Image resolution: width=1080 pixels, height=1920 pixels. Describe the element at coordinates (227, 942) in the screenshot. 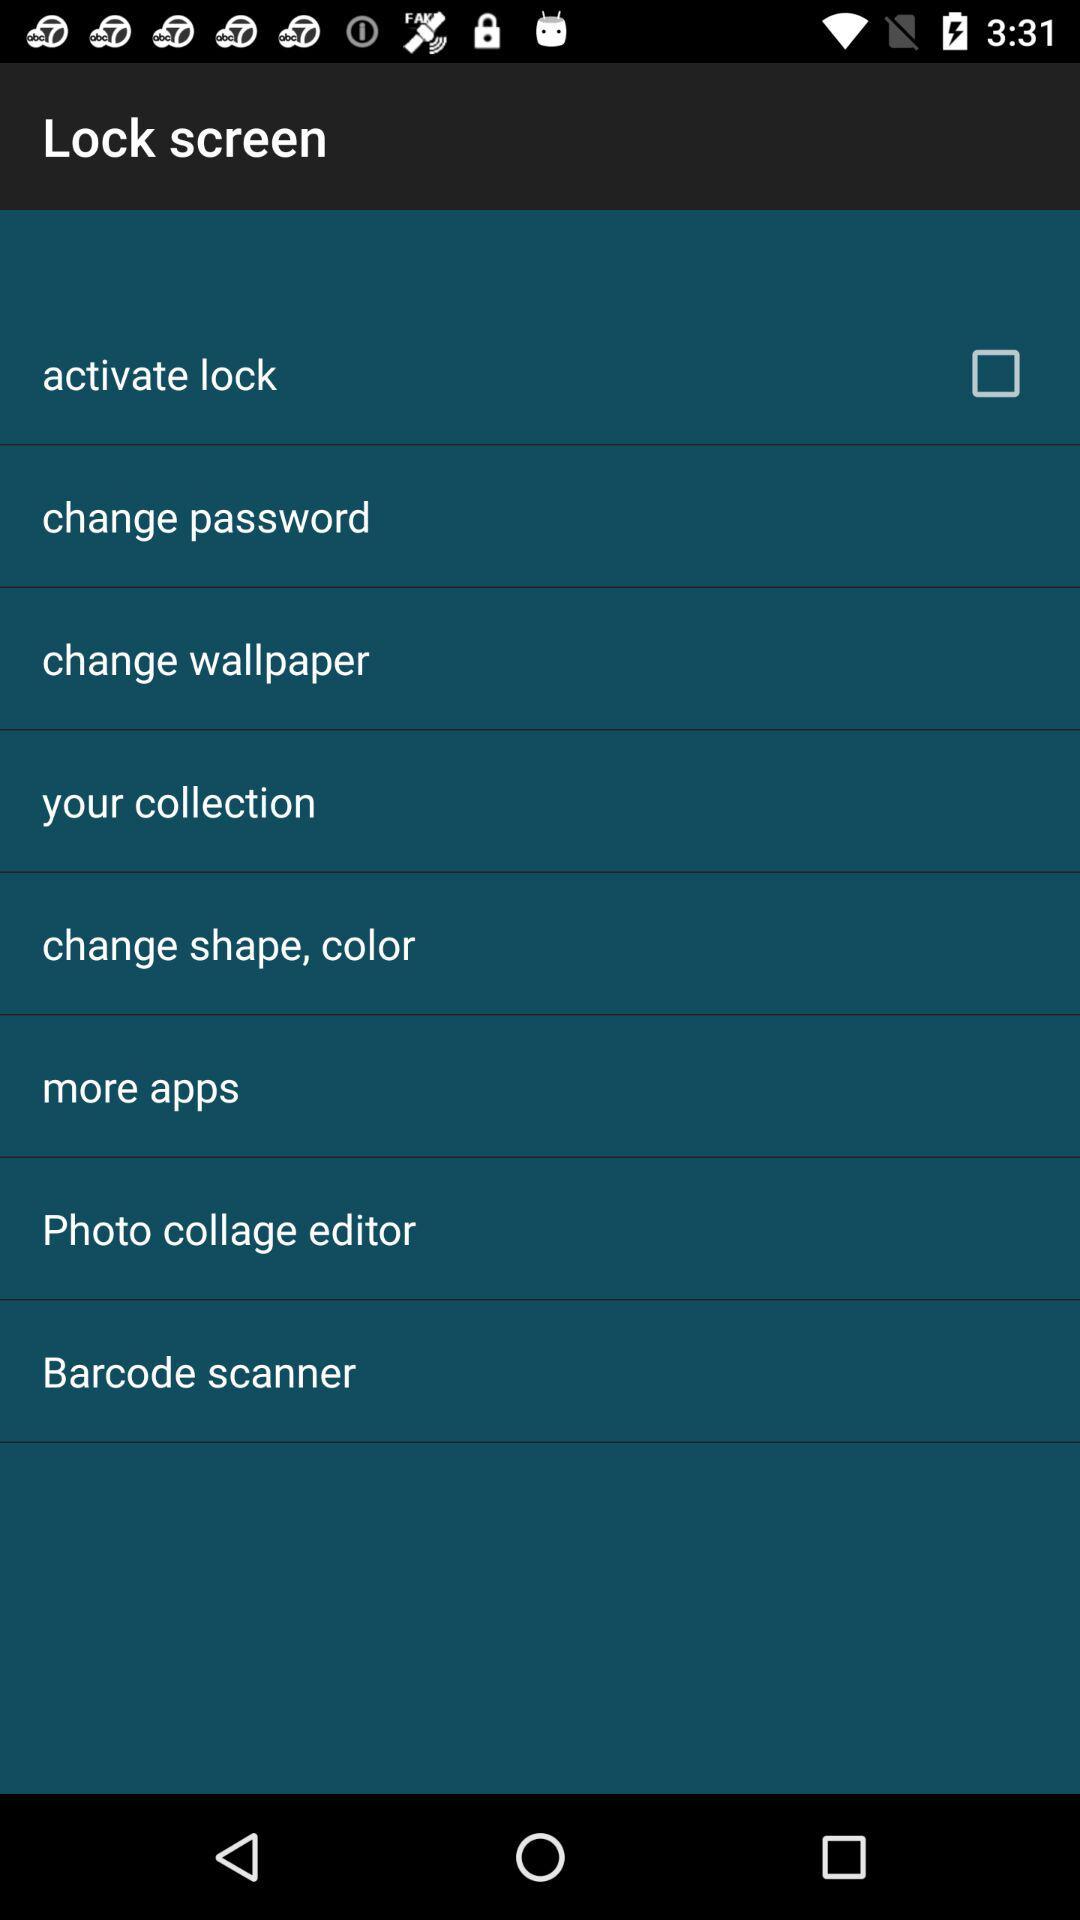

I see `the change shape, color icon` at that location.